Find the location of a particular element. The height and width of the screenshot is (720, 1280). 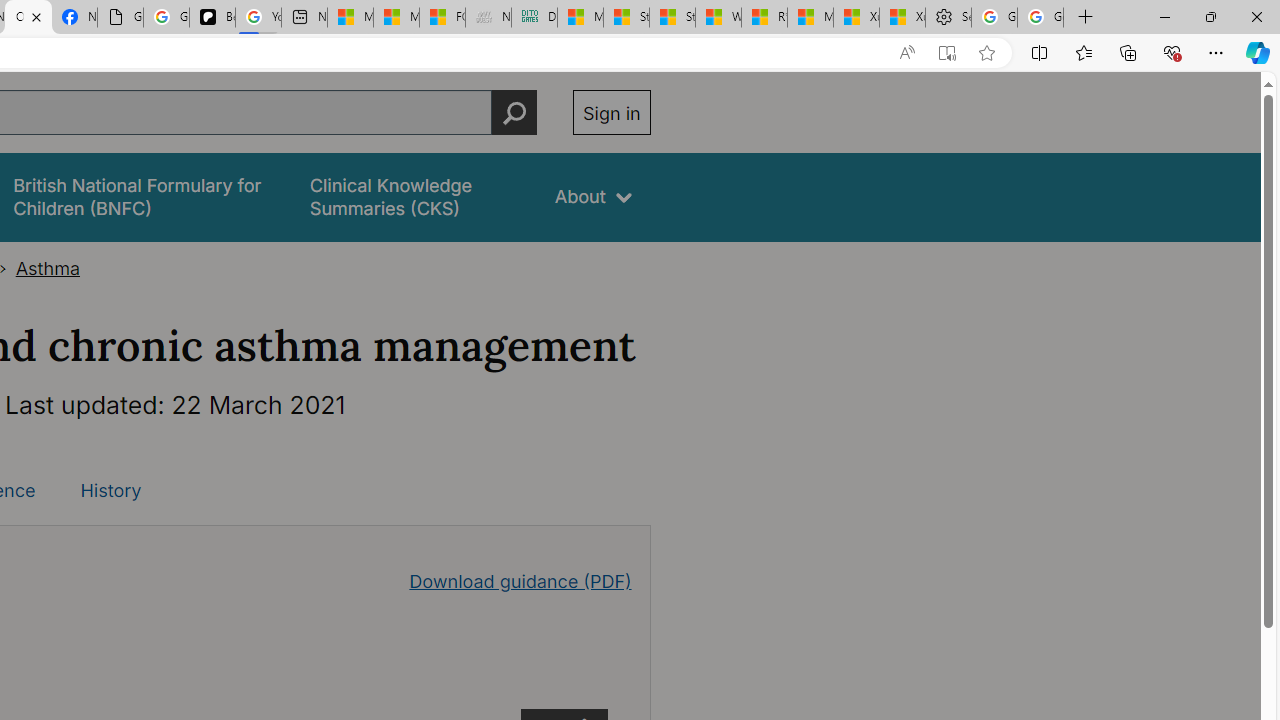

'Sign in' is located at coordinates (610, 112).